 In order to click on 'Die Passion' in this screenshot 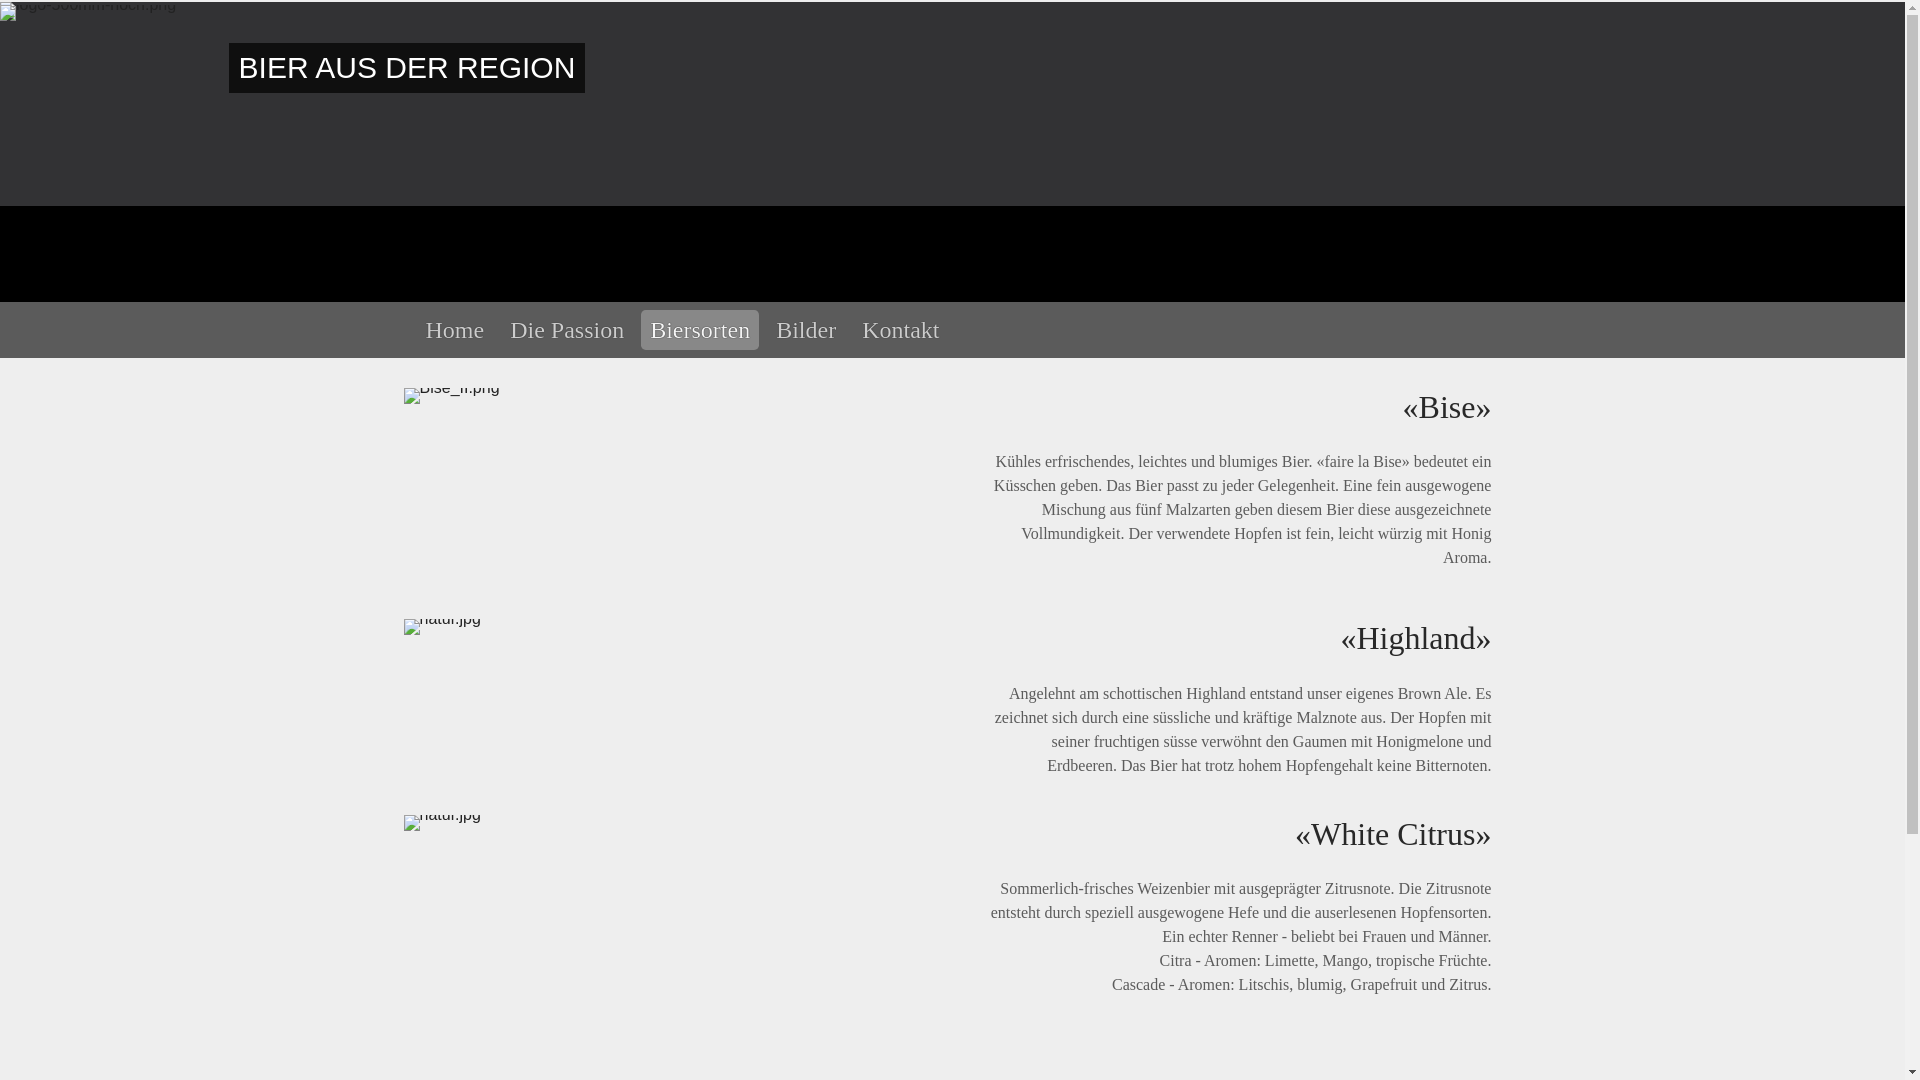, I will do `click(565, 329)`.